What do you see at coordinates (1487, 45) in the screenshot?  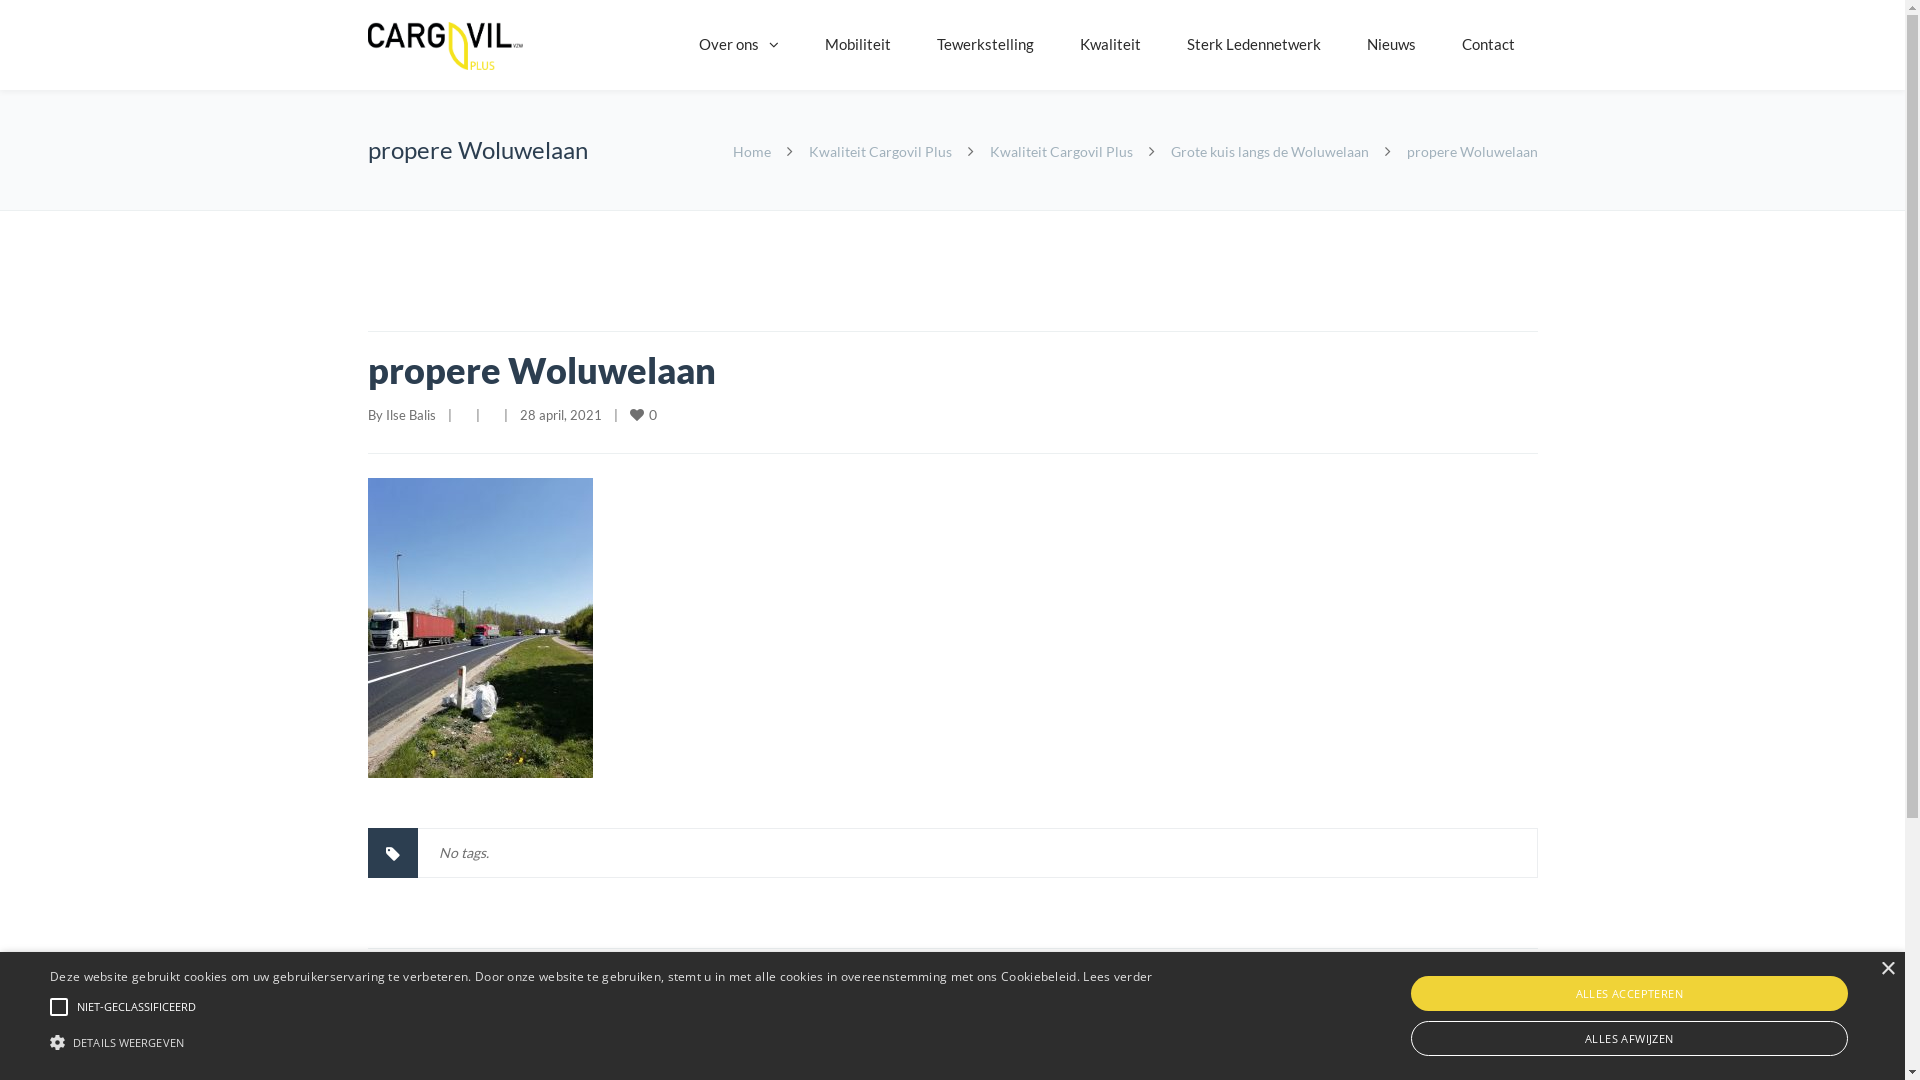 I see `'Contact'` at bounding box center [1487, 45].